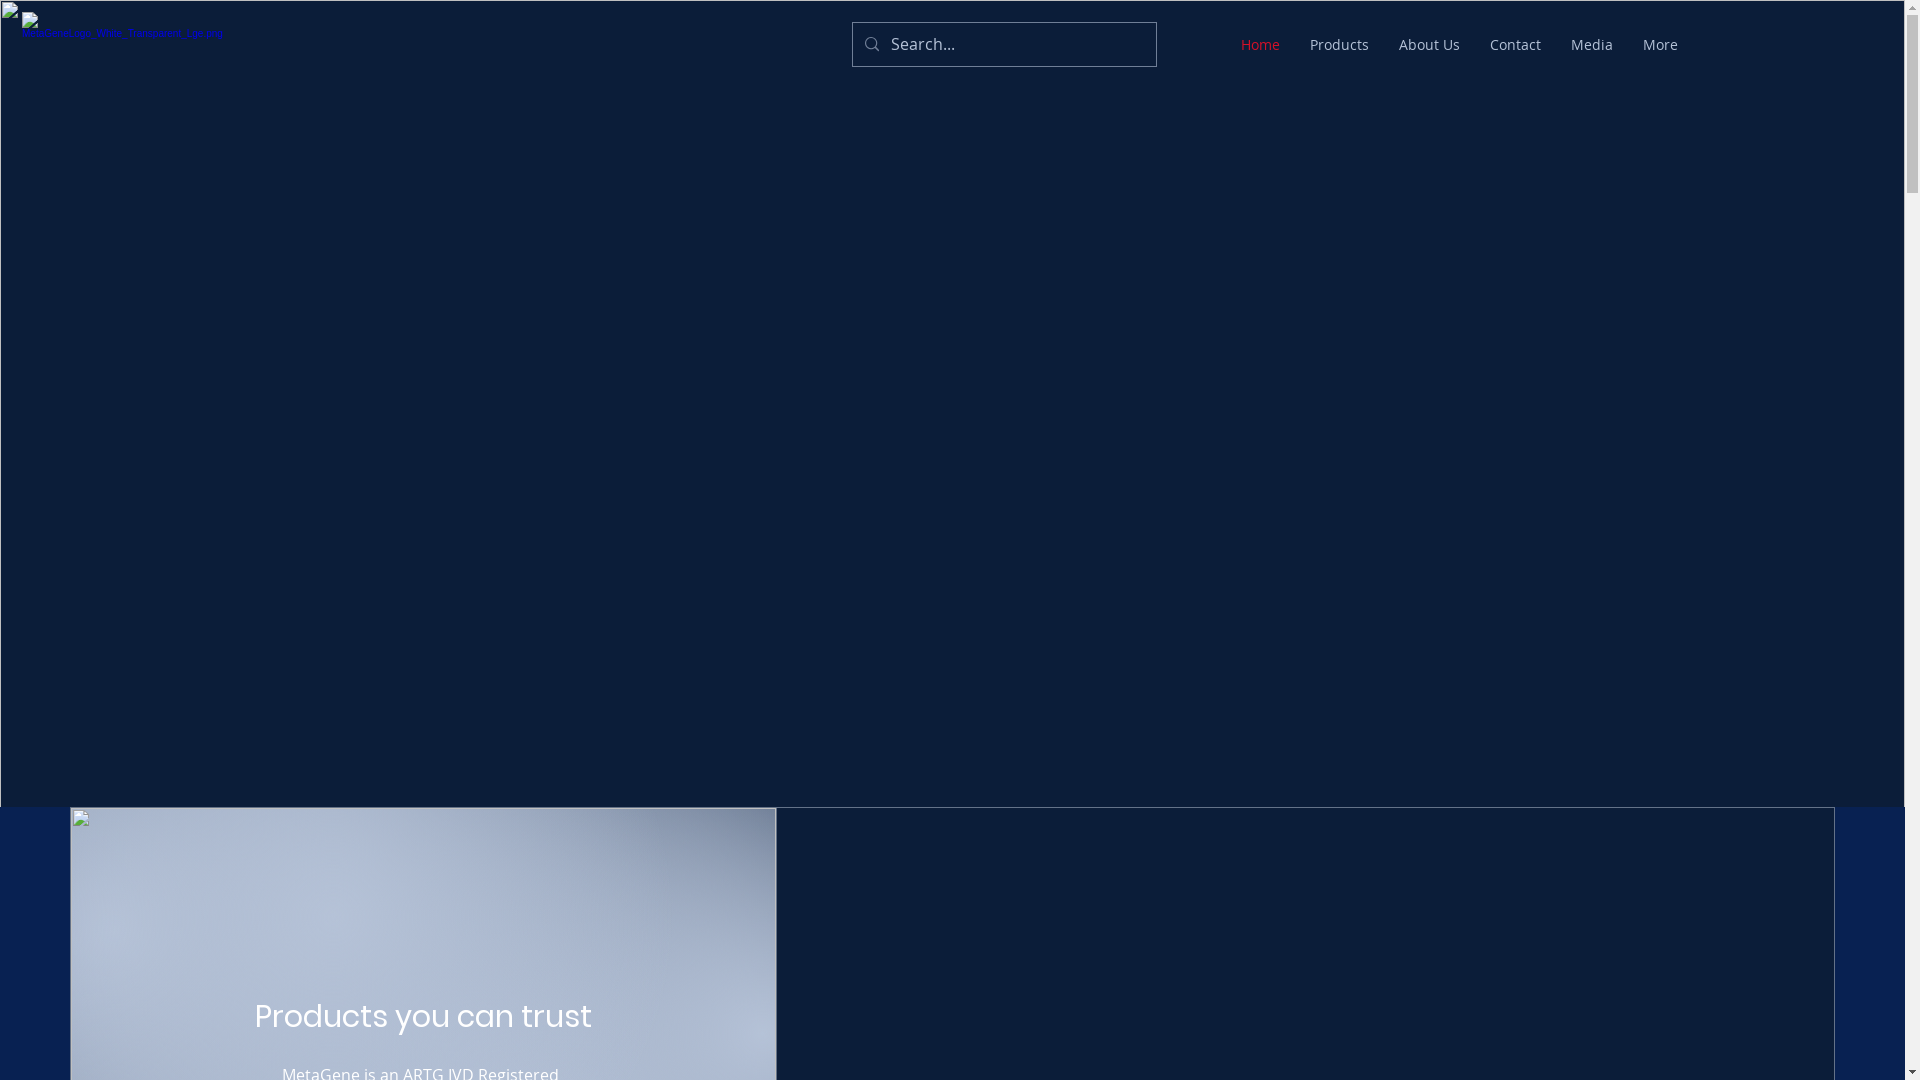 This screenshot has width=1920, height=1080. Describe the element at coordinates (1428, 45) in the screenshot. I see `'About Us'` at that location.